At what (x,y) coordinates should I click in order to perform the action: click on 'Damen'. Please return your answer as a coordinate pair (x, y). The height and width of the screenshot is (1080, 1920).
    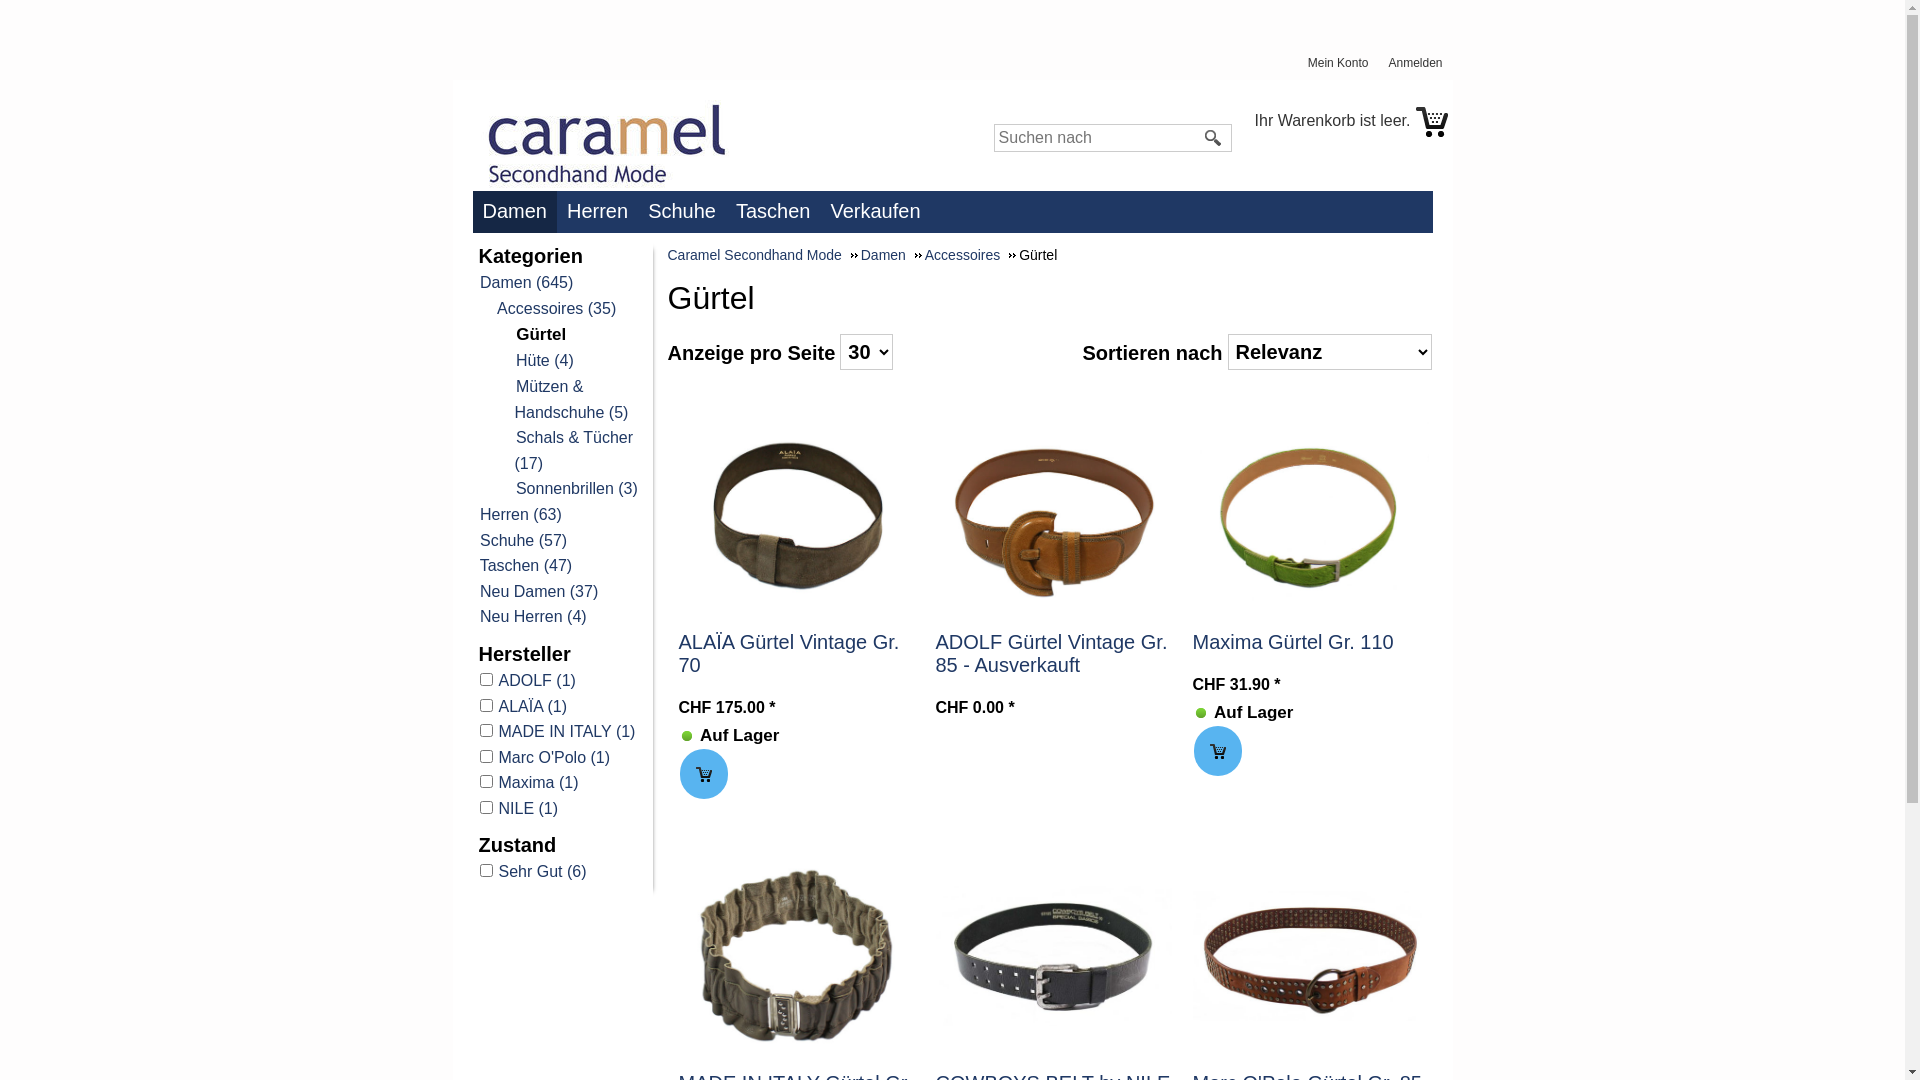
    Looking at the image, I should click on (518, 211).